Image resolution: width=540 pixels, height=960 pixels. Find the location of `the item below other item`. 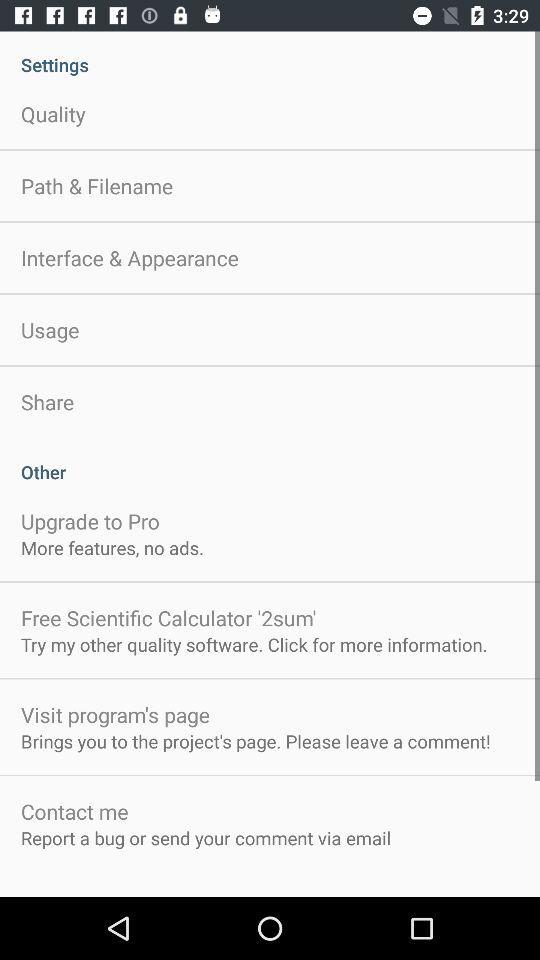

the item below other item is located at coordinates (89, 520).